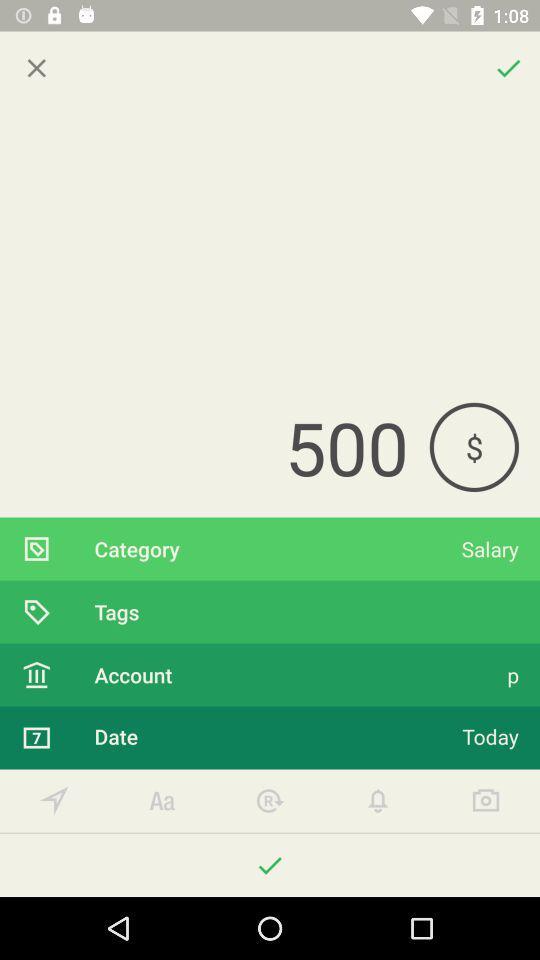 Image resolution: width=540 pixels, height=960 pixels. Describe the element at coordinates (473, 447) in the screenshot. I see `$ icon` at that location.